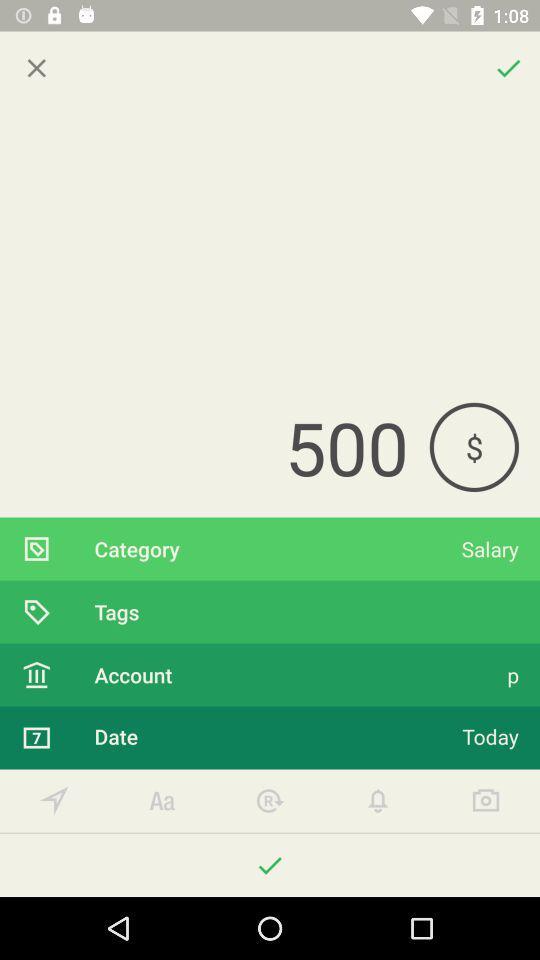 Image resolution: width=540 pixels, height=960 pixels. Describe the element at coordinates (473, 447) in the screenshot. I see `$ icon` at that location.